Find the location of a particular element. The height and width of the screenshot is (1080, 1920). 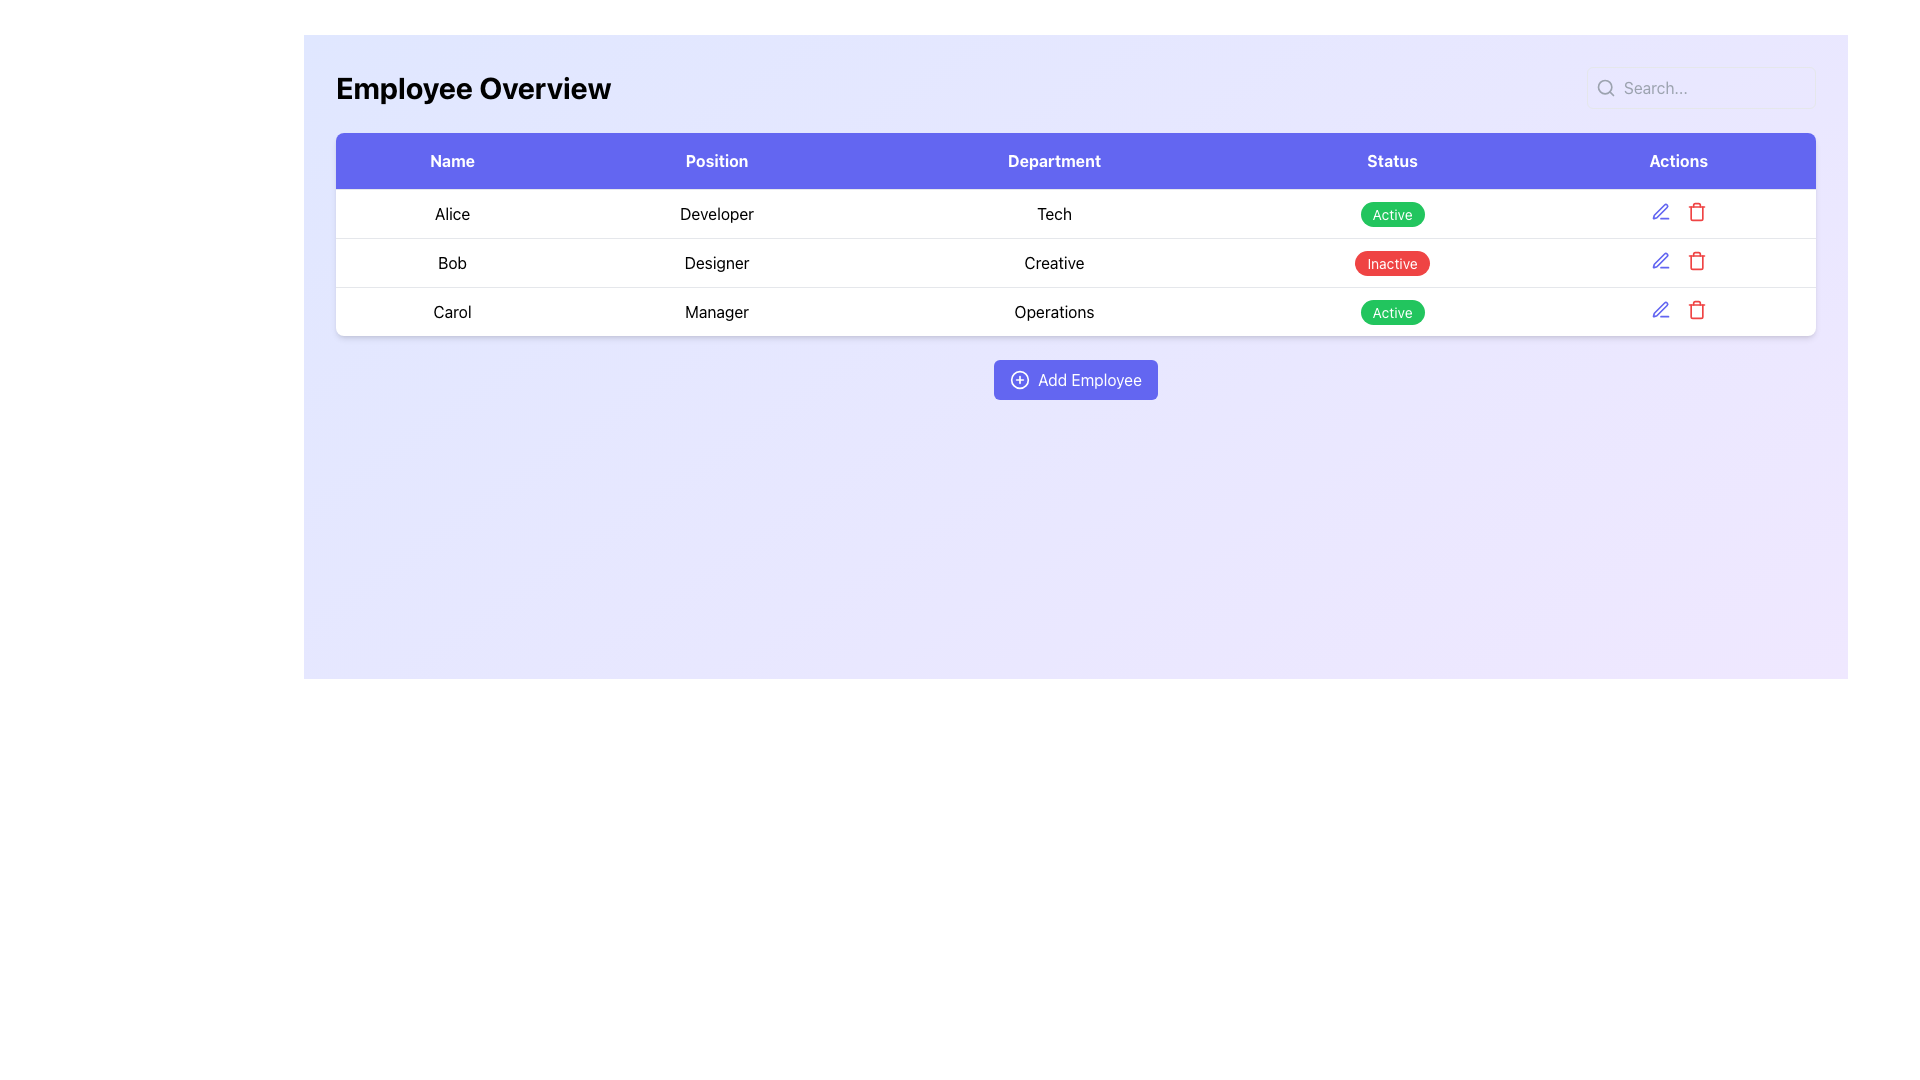

the first row of the table displaying information about user 'Alice', located in the main content area is located at coordinates (1074, 213).